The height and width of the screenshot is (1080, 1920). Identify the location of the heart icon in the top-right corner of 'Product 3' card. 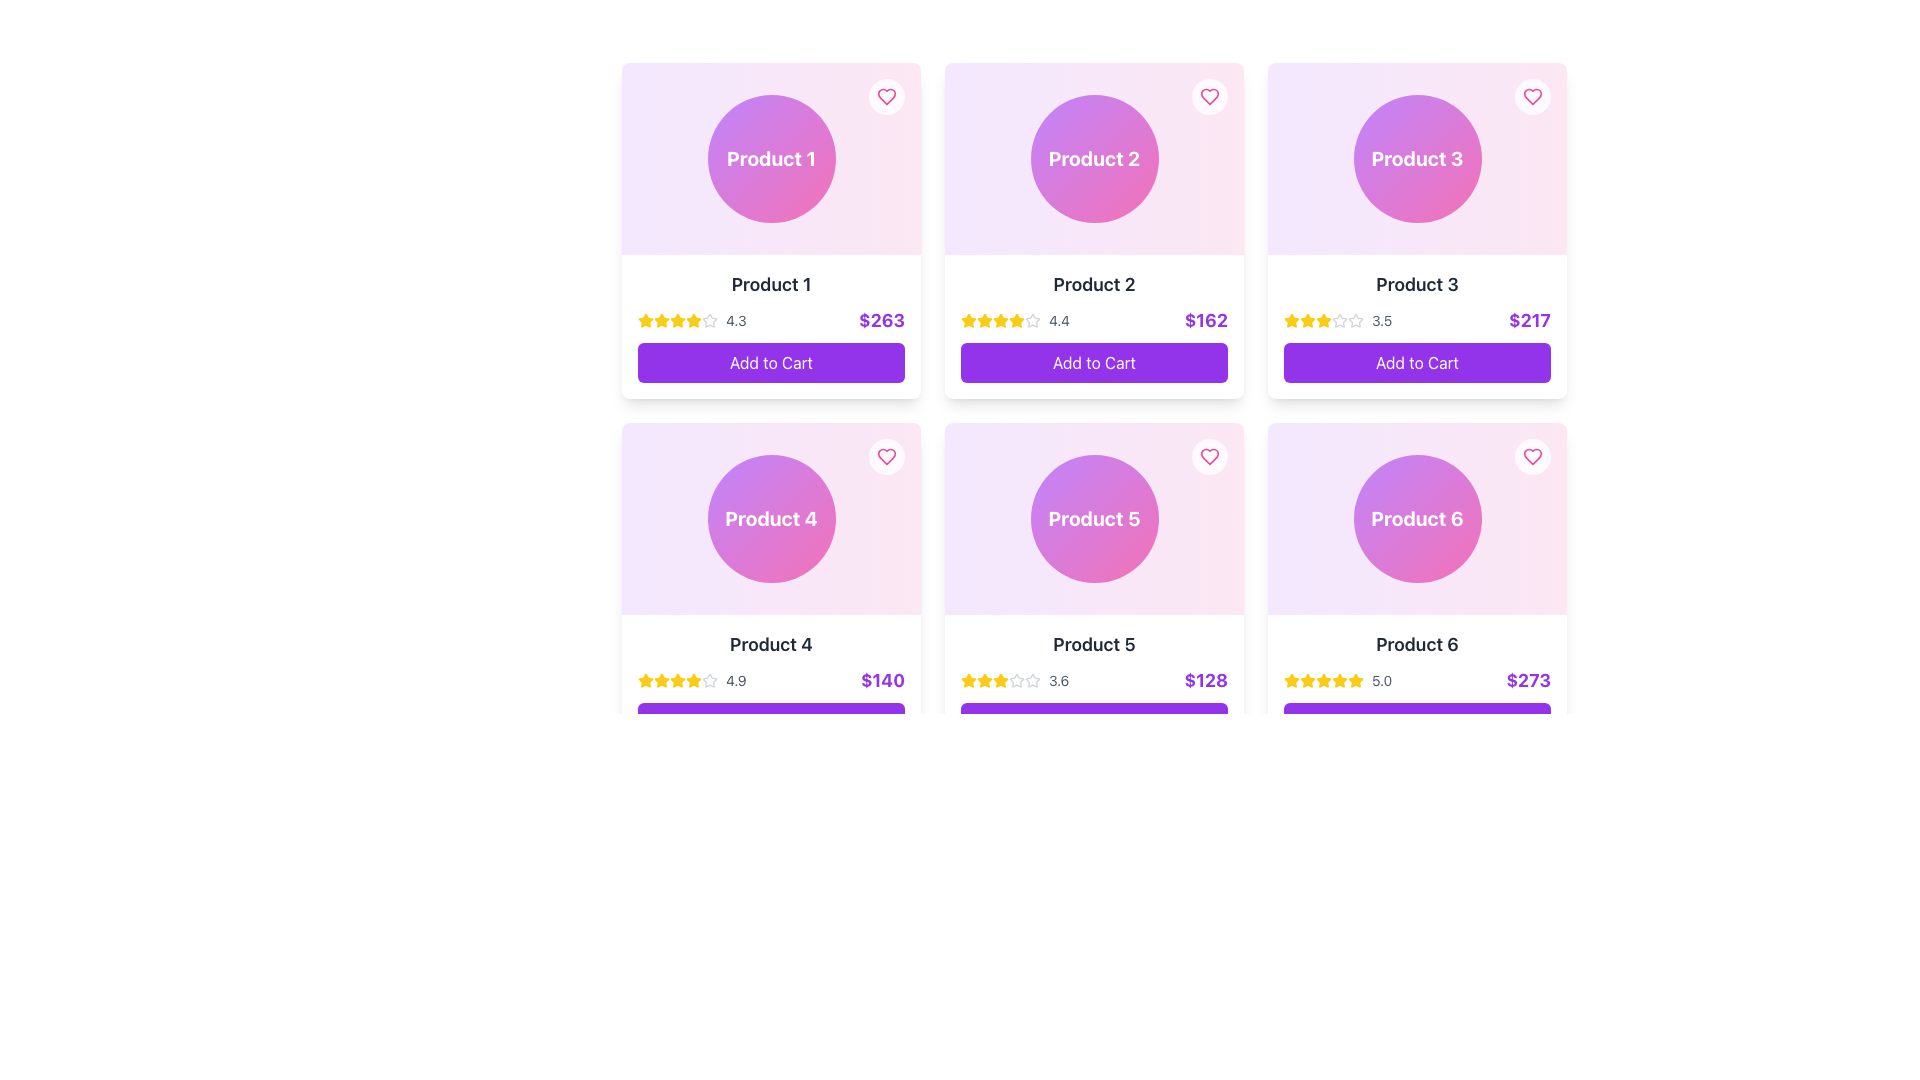
(1531, 96).